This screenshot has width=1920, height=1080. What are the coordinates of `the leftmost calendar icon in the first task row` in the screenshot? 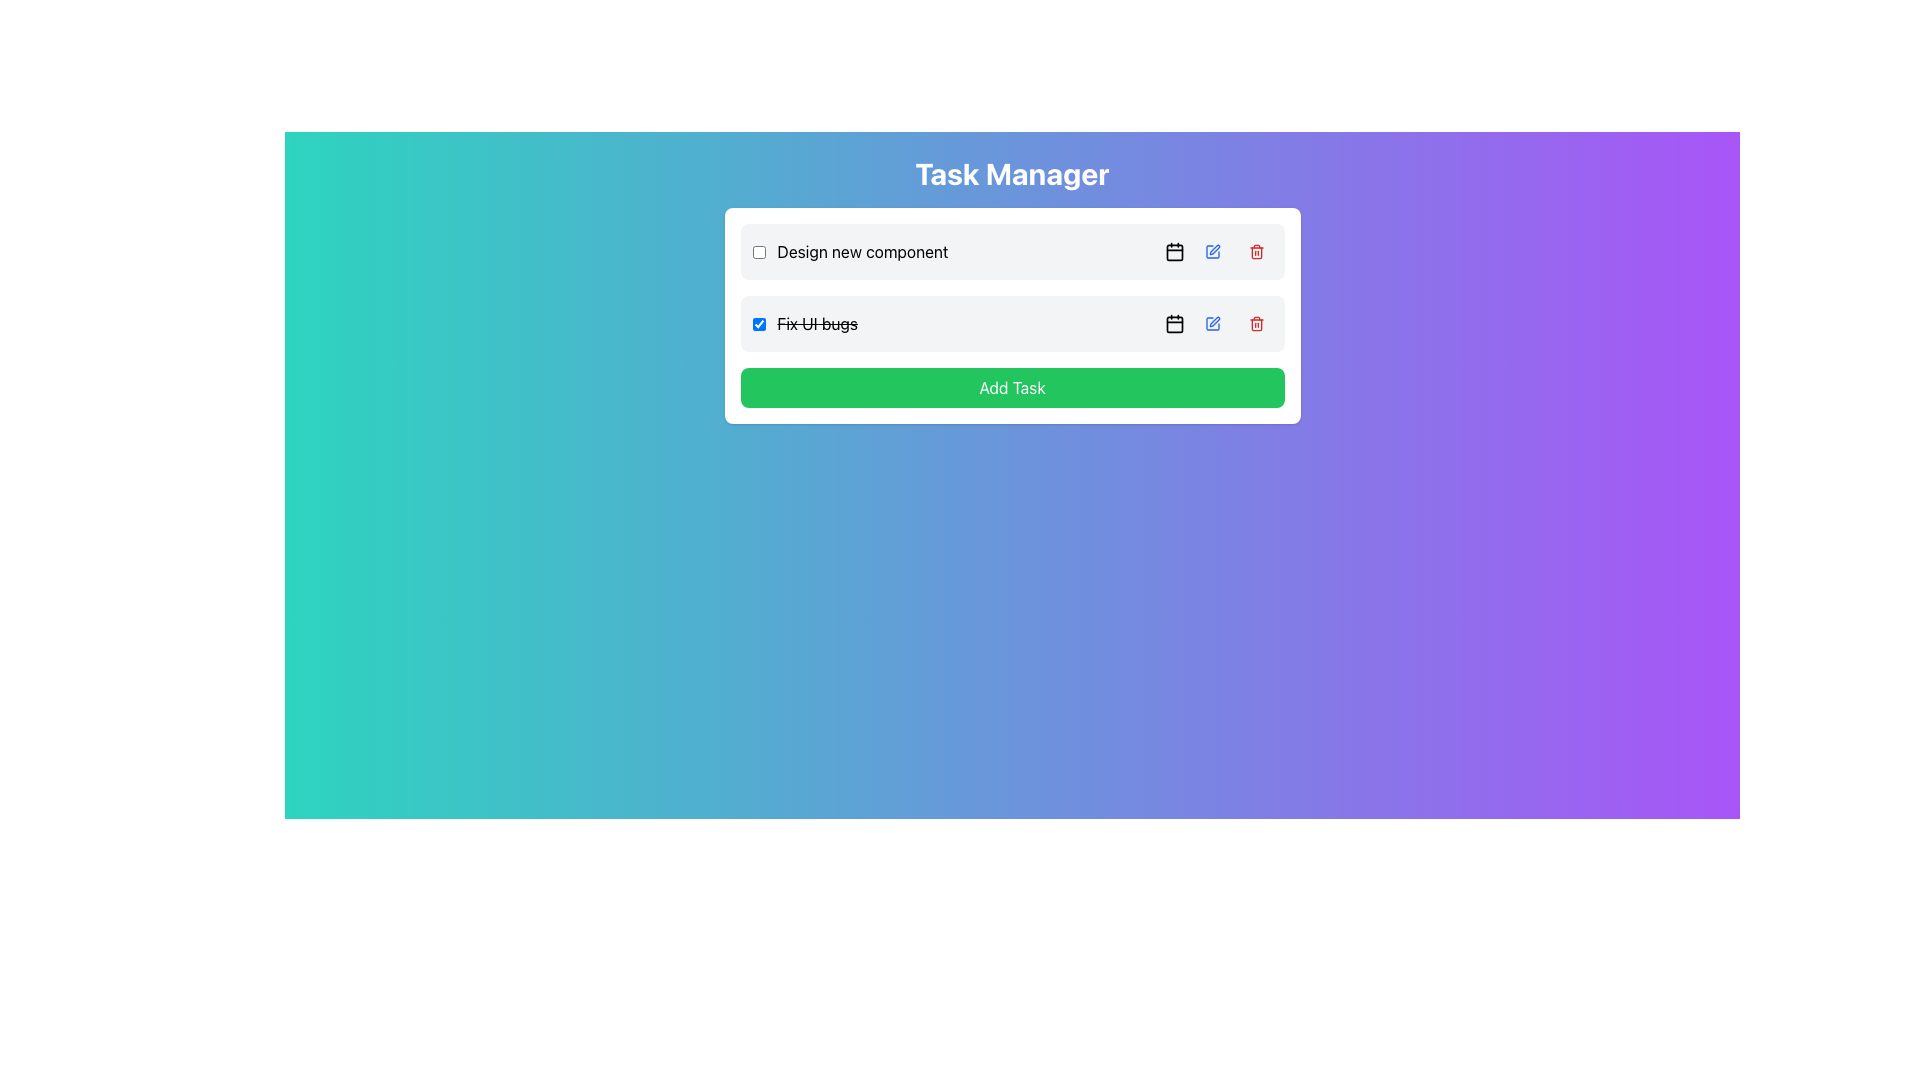 It's located at (1174, 250).